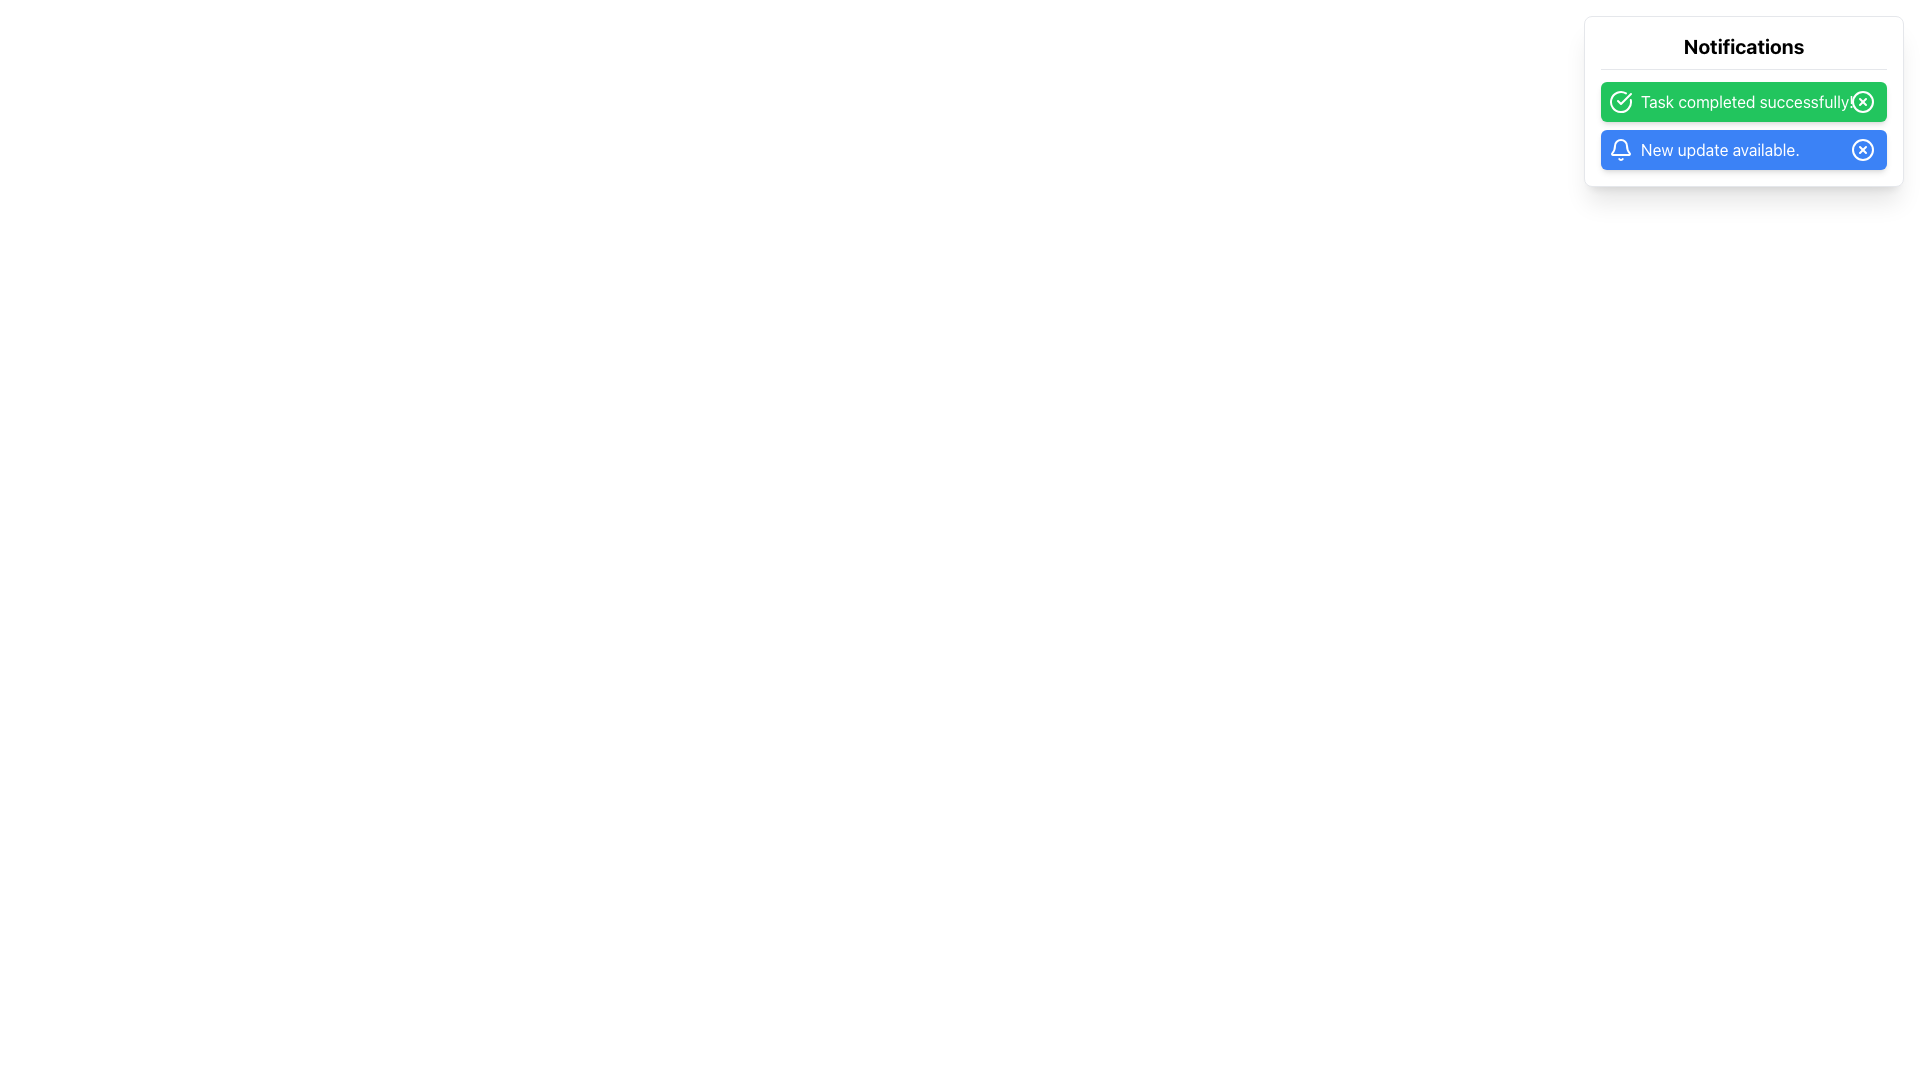  I want to click on the close button located at the top-right corner of the task notification box labeled 'Task completed successfully', so click(1861, 101).